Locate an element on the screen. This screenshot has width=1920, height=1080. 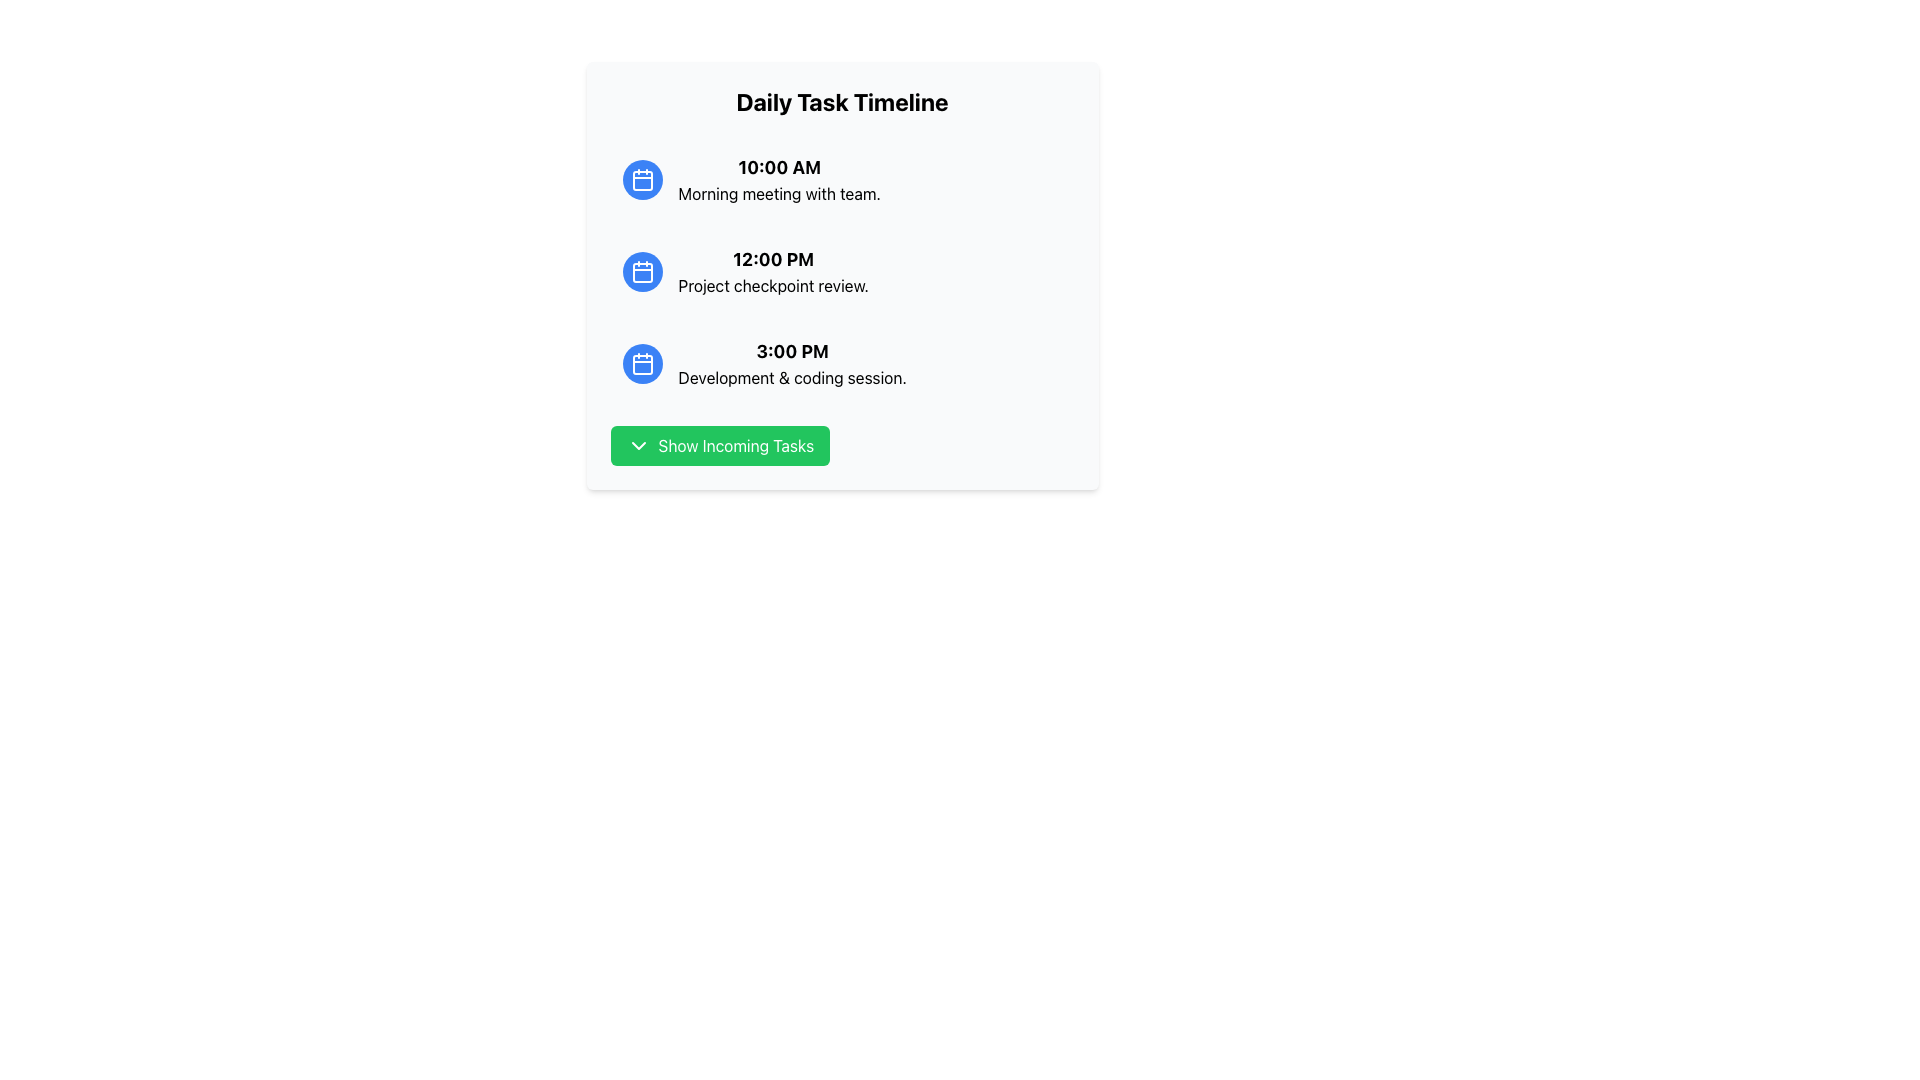
the calendar icon located to the left of the text '12:00 PM Project checkpoint review.' is located at coordinates (642, 272).